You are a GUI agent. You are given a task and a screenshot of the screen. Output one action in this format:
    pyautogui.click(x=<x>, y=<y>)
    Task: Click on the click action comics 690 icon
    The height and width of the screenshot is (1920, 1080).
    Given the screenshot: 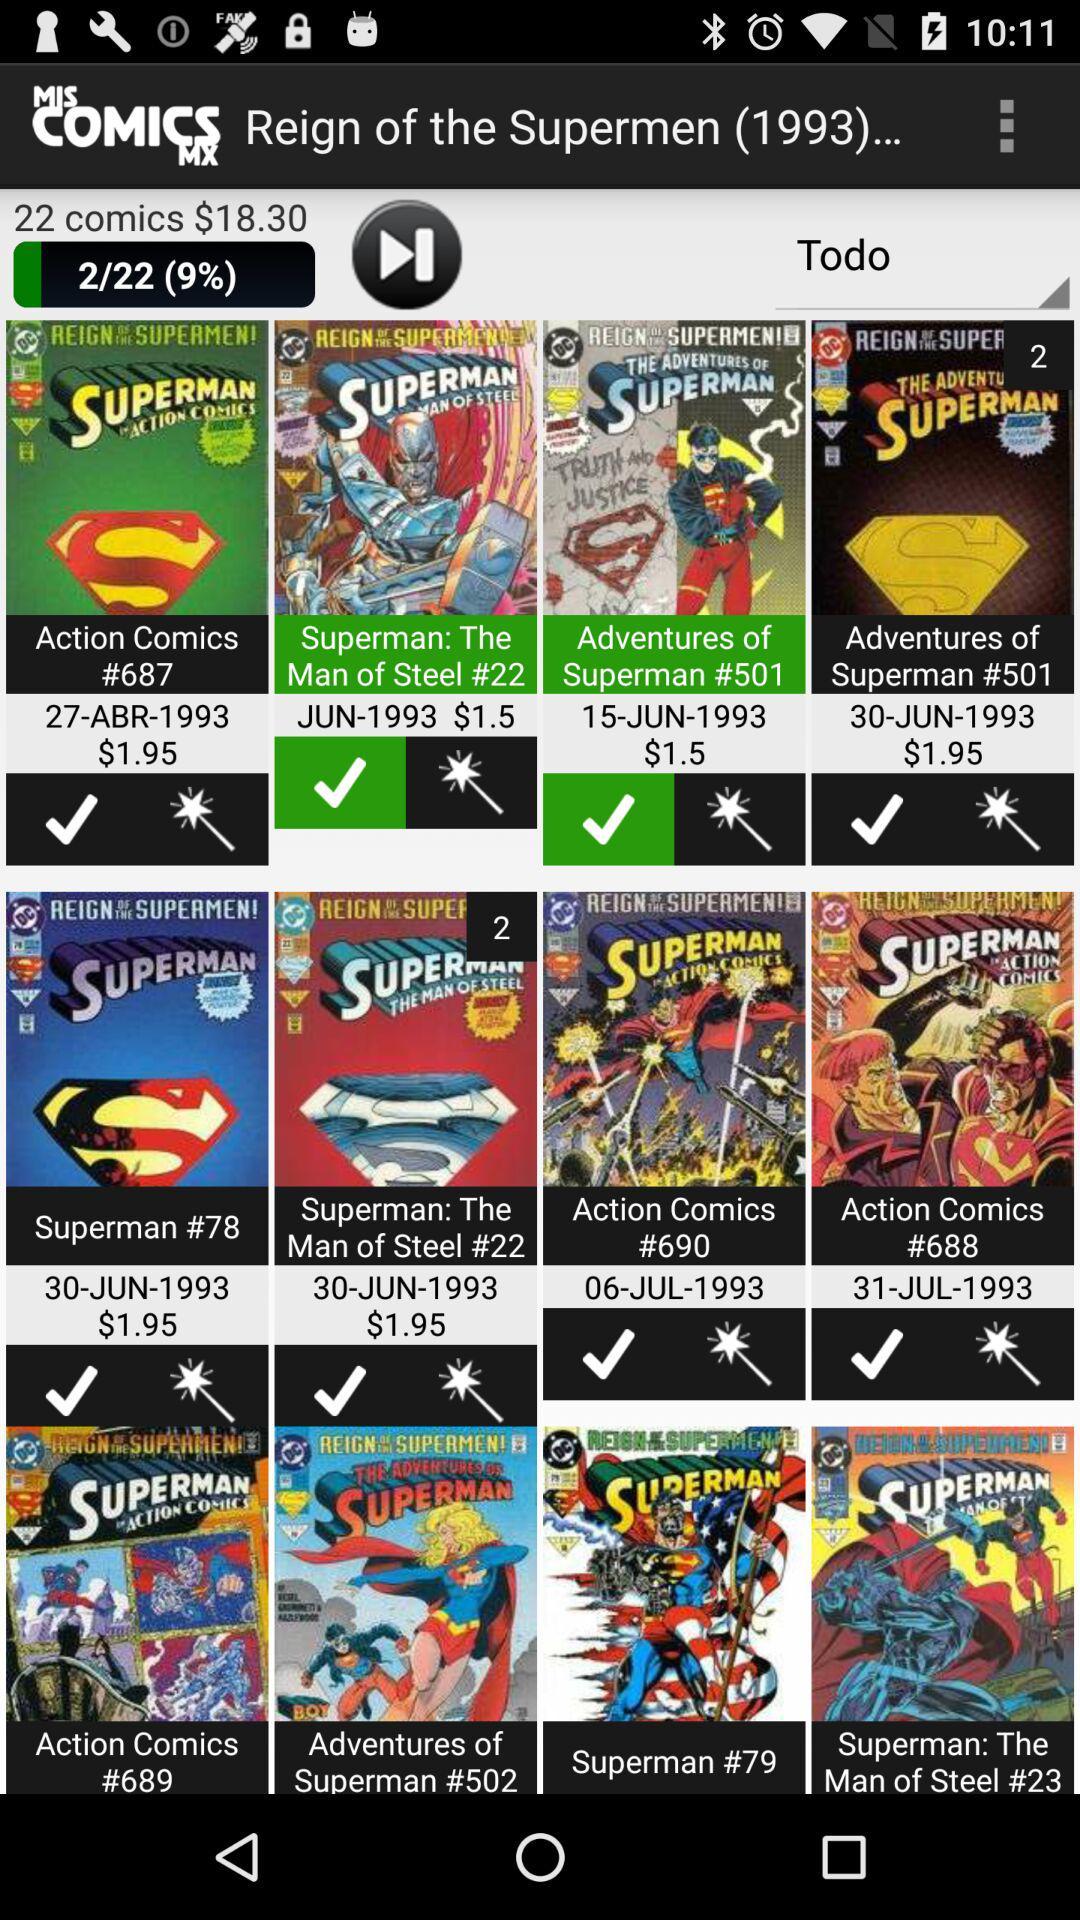 What is the action you would take?
    pyautogui.click(x=674, y=1090)
    